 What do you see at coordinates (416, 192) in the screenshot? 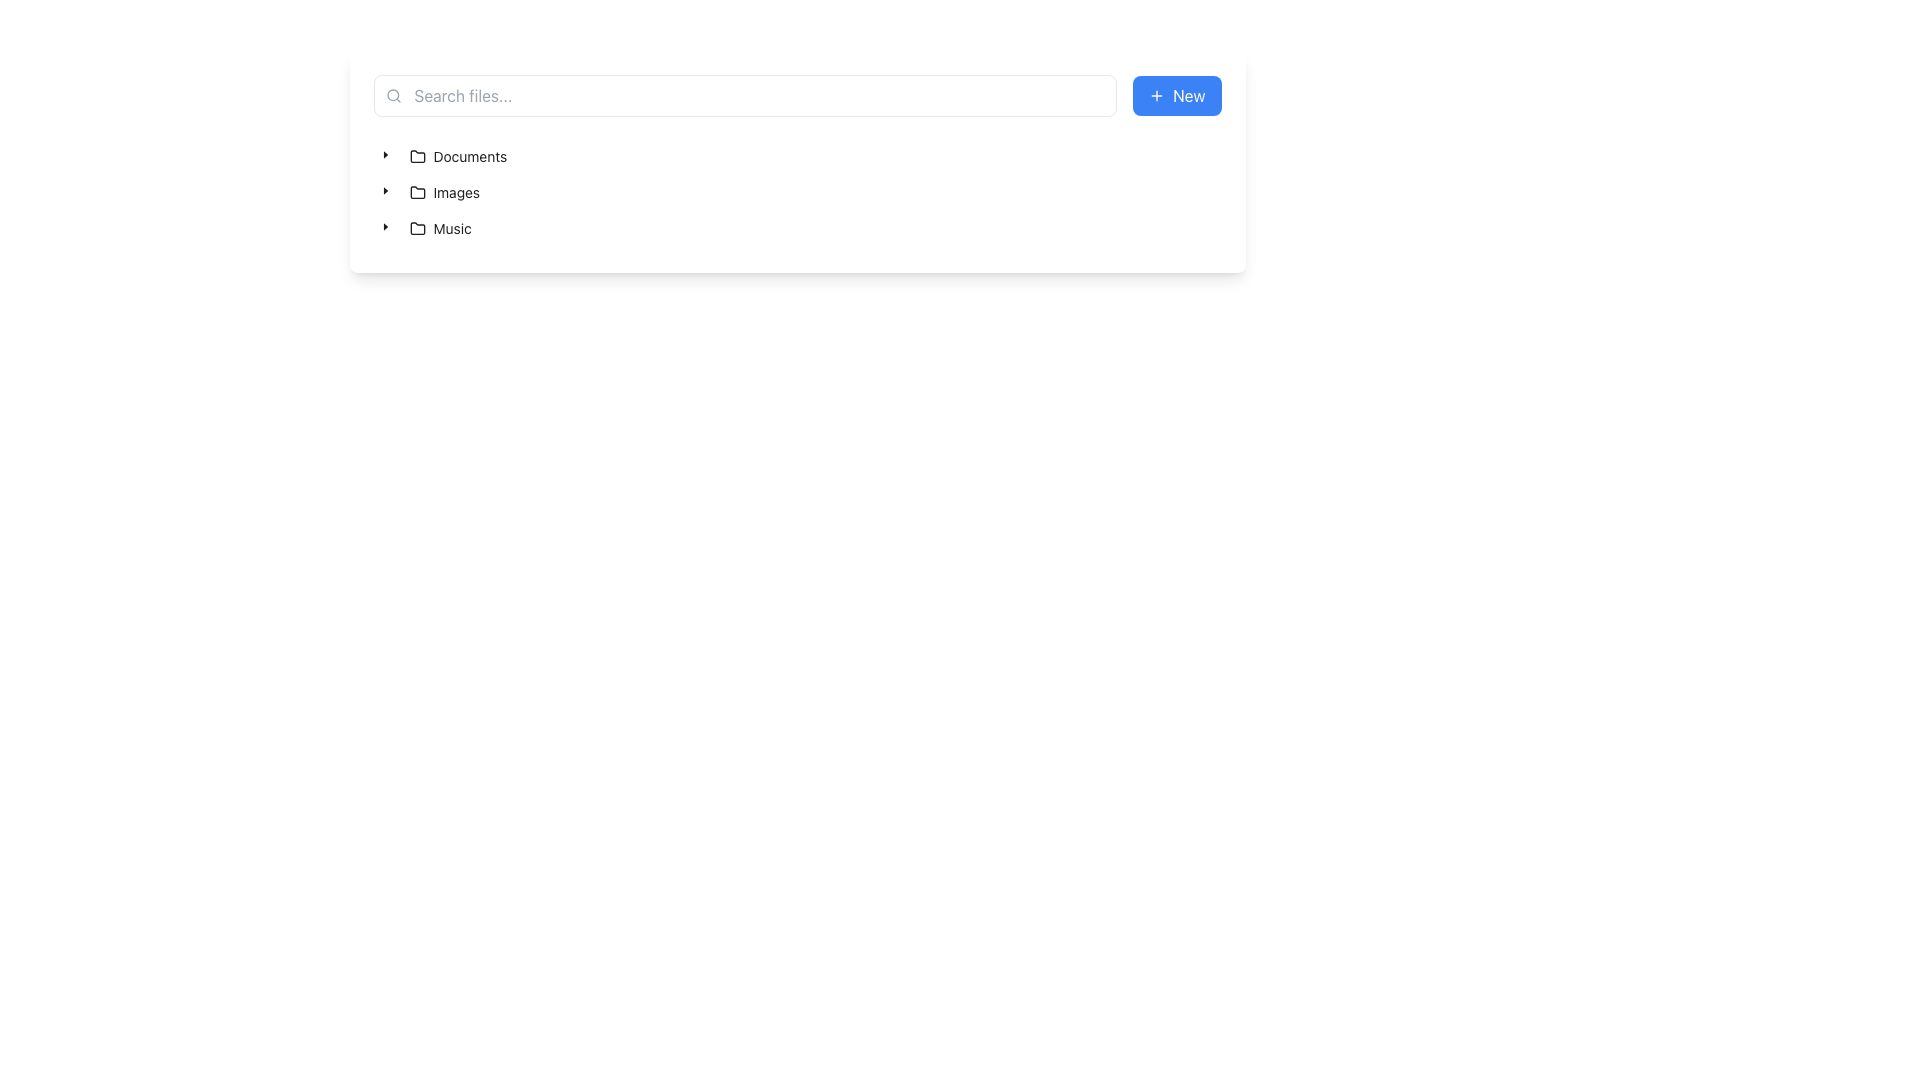
I see `the minimalistic black outlined folder icon located to the left of the 'Images' label to focus or select the associated folder` at bounding box center [416, 192].